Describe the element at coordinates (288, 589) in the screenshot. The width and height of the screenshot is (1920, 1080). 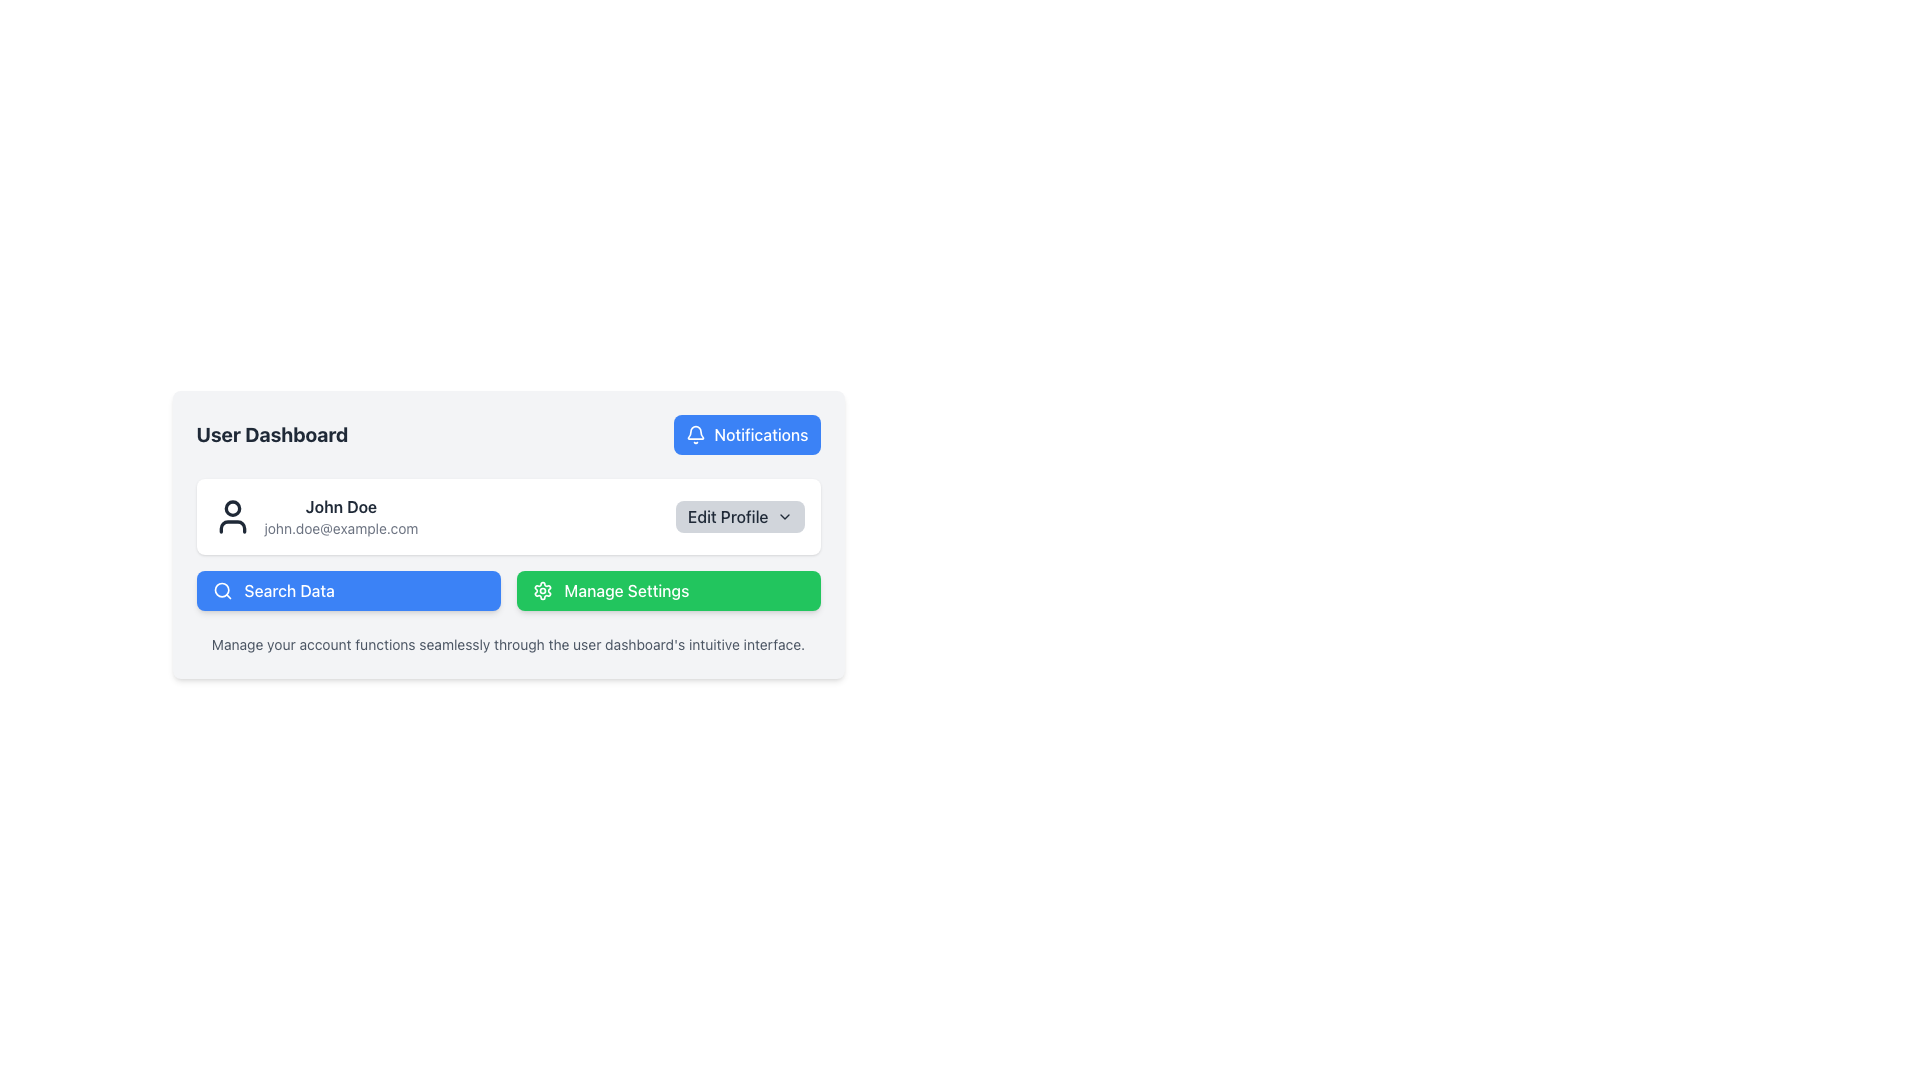
I see `the 'Search Data' text label on the blue button which displays a search icon to its left` at that location.